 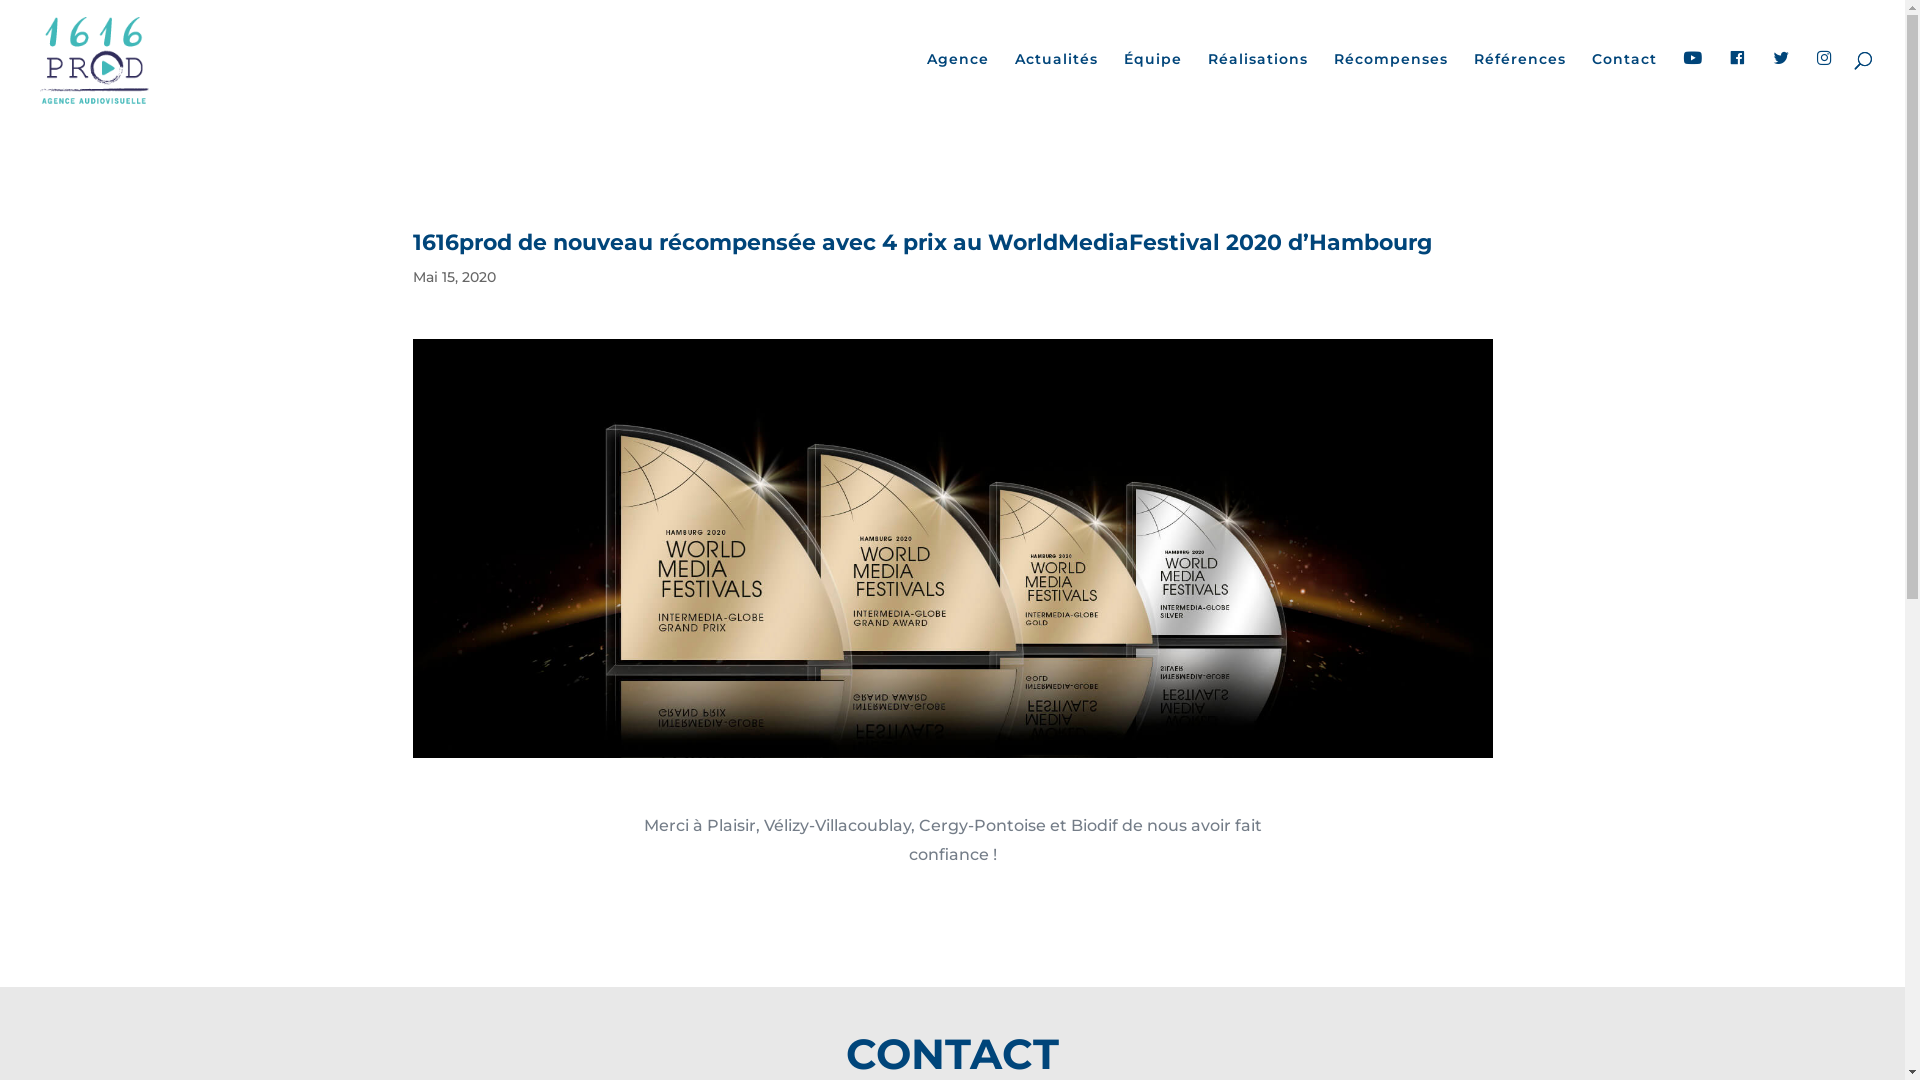 What do you see at coordinates (957, 83) in the screenshot?
I see `'Agence'` at bounding box center [957, 83].